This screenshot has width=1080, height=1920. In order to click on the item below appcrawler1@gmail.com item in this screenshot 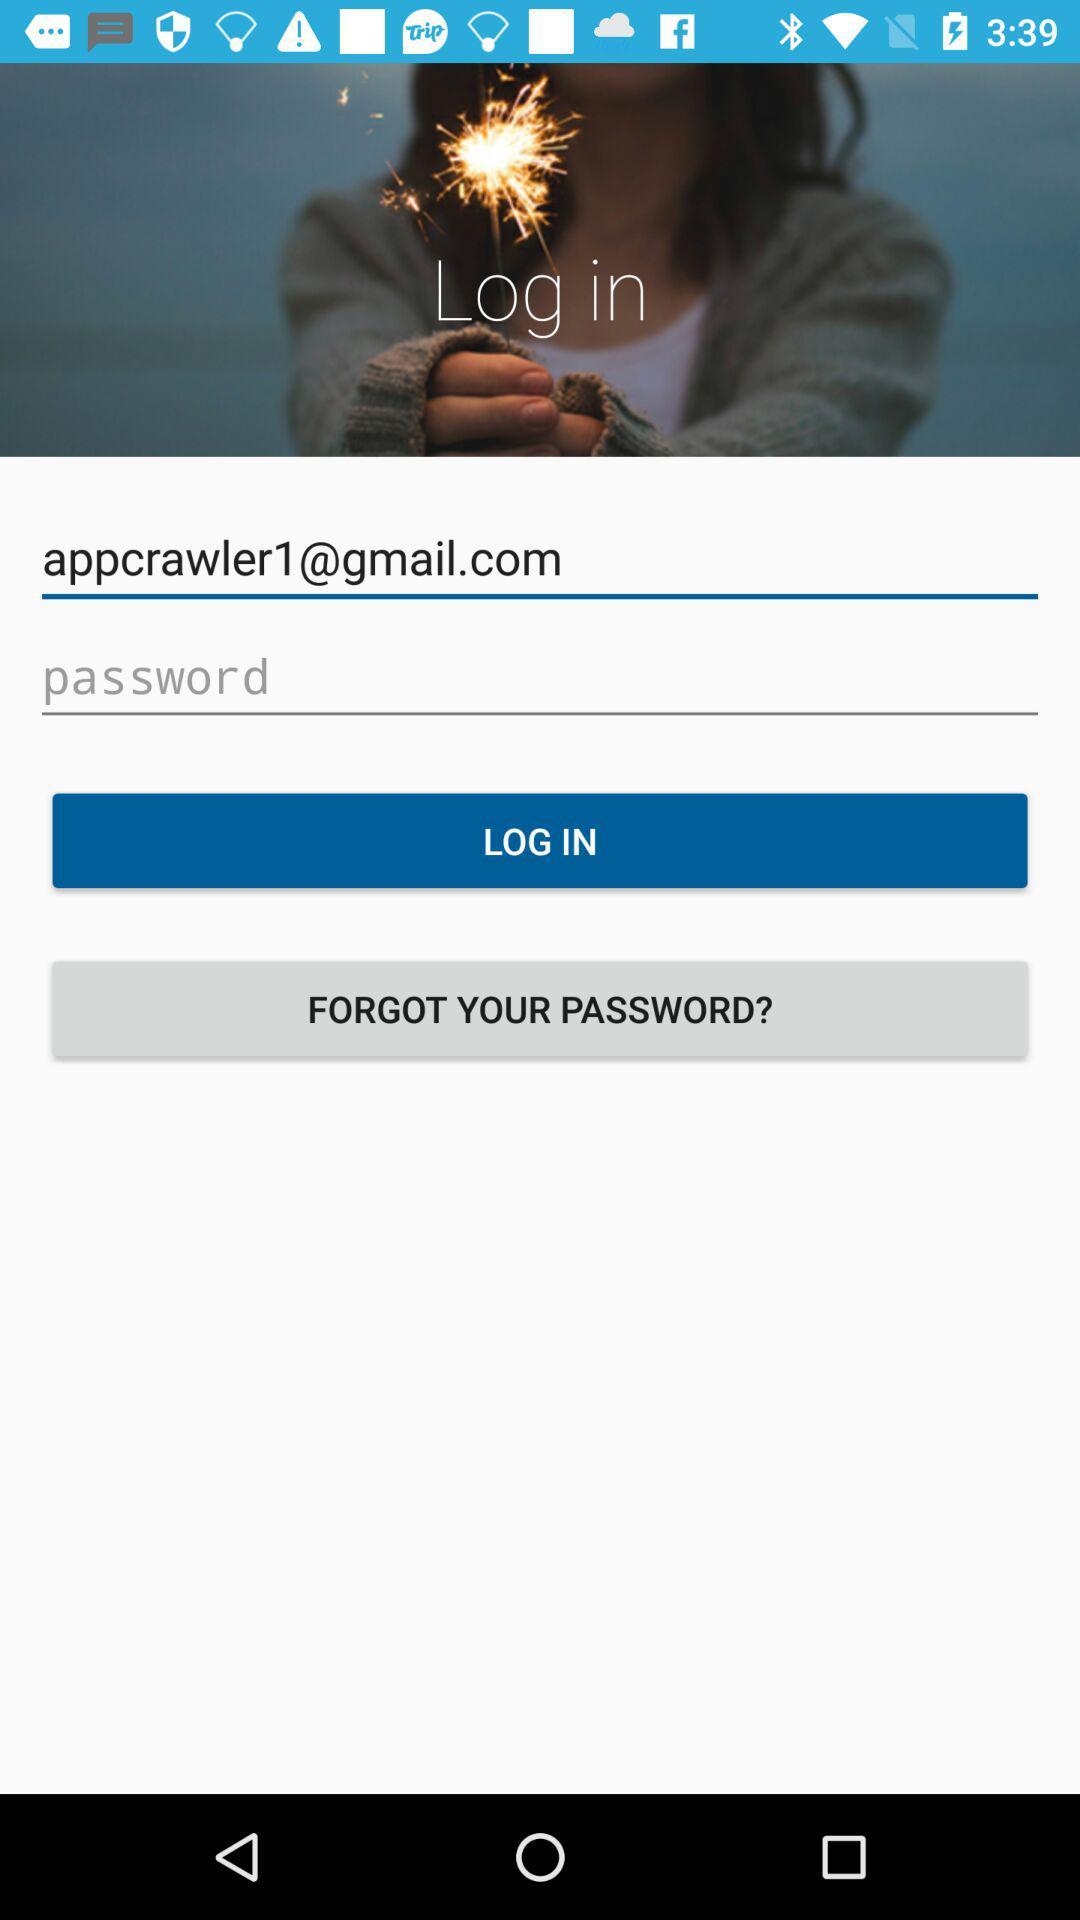, I will do `click(540, 676)`.